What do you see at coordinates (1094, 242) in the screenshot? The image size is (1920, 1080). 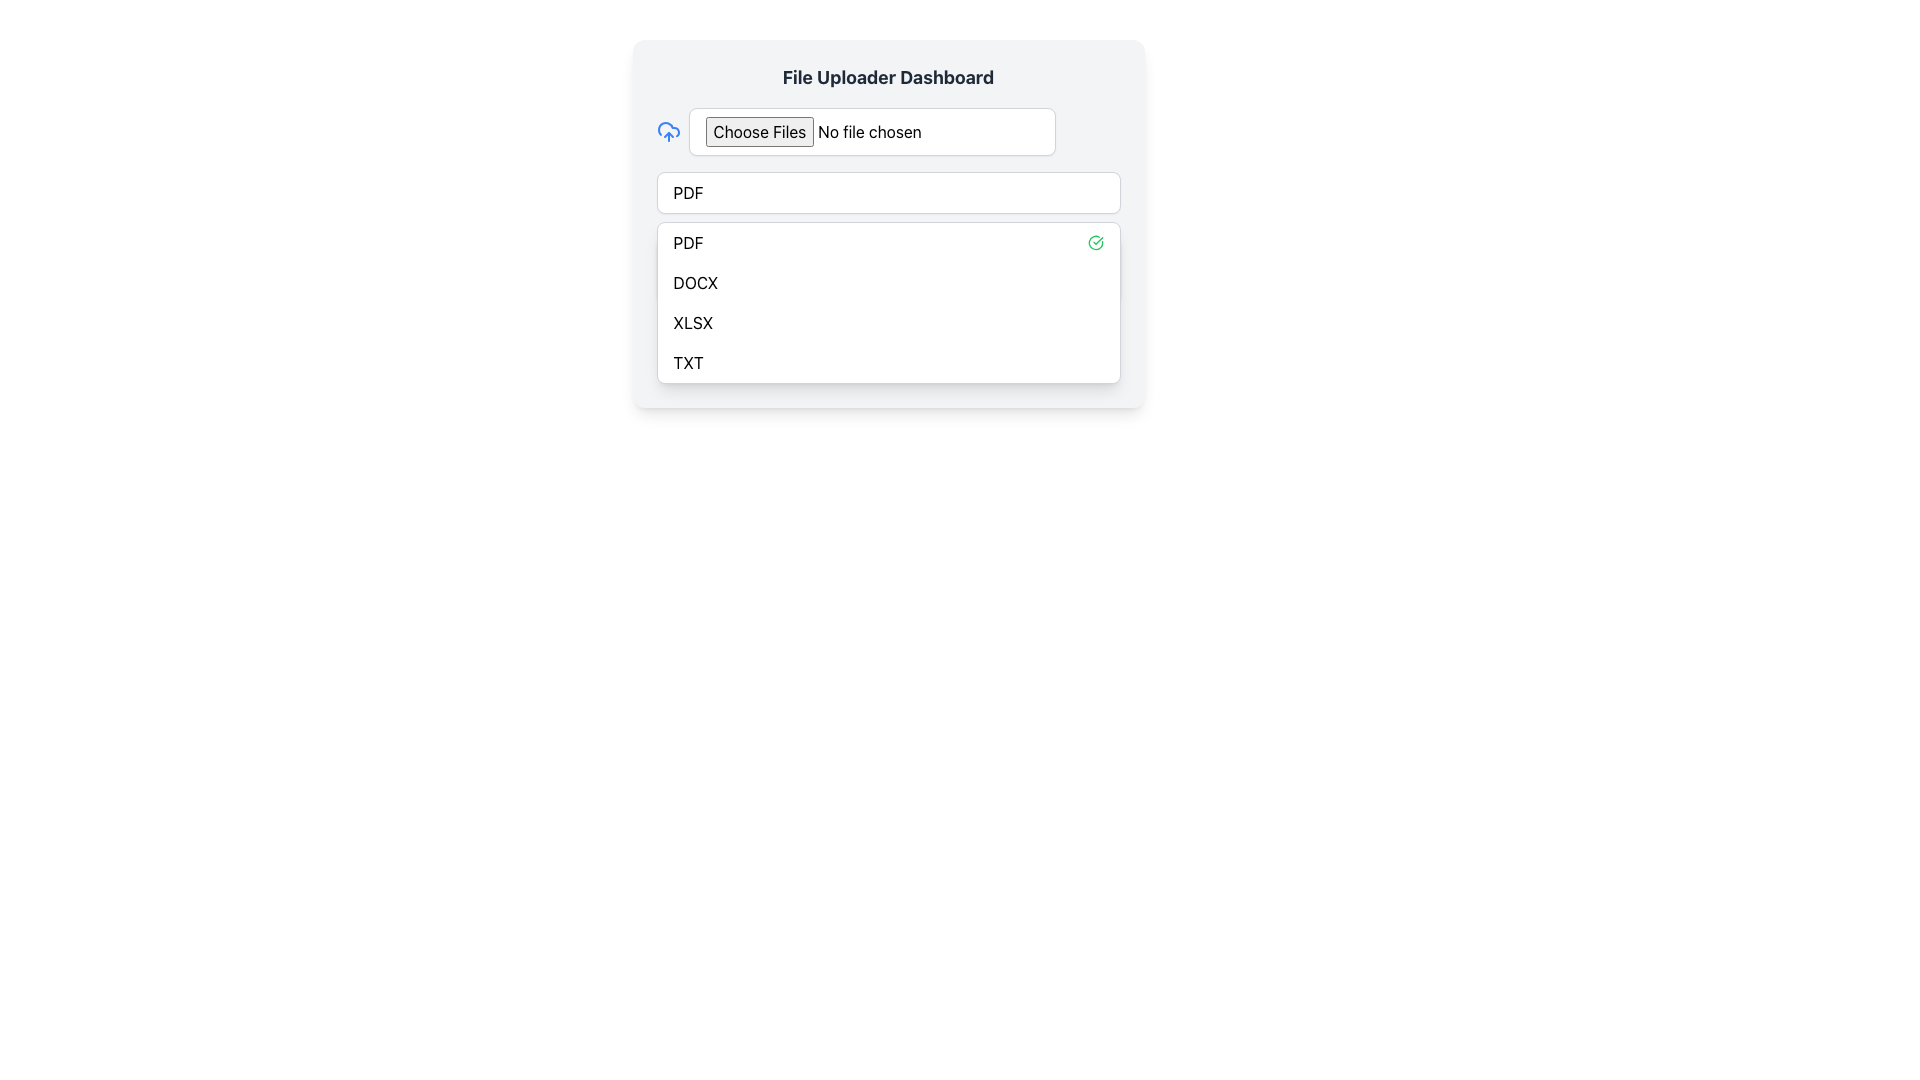 I see `the circular green check indicator icon located at the far-right of the row labeled 'PDF' in the dropdown list` at bounding box center [1094, 242].